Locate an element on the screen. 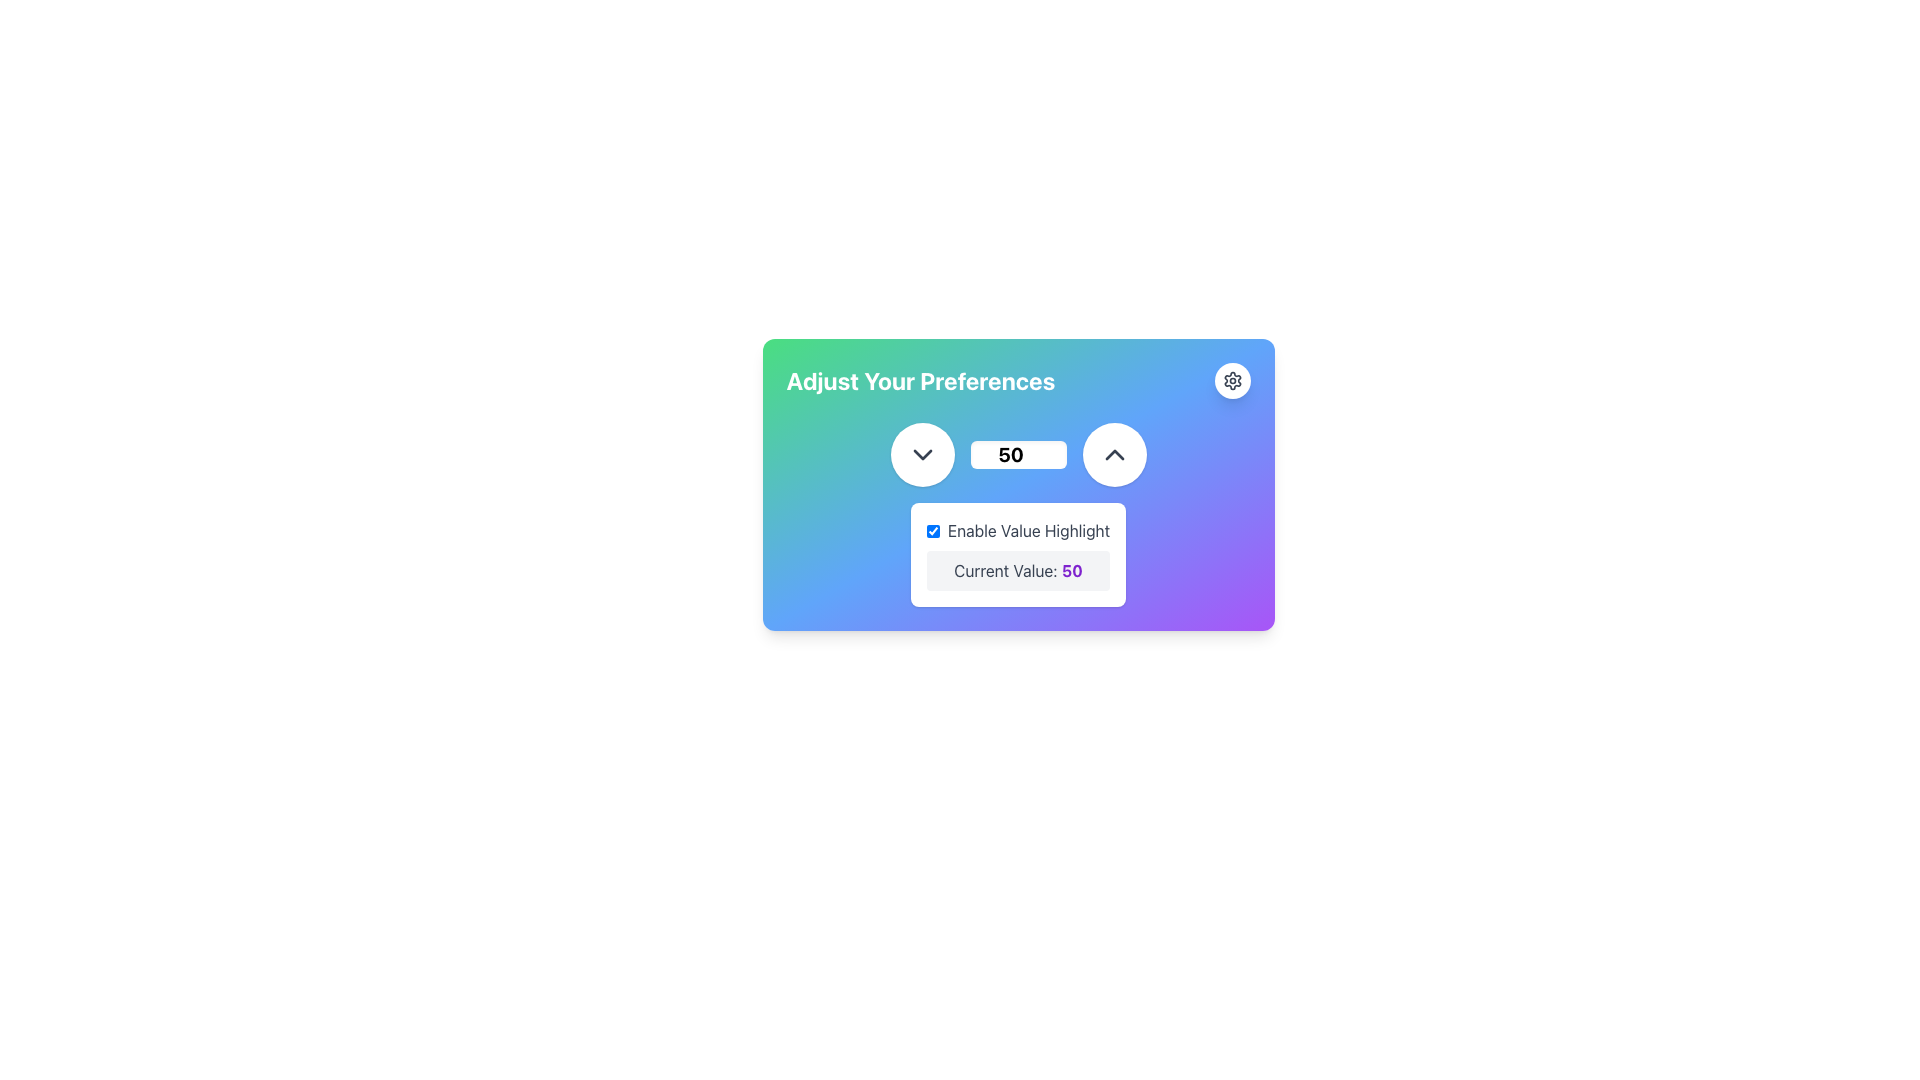 The width and height of the screenshot is (1920, 1080). the label displaying 'Enable Value Highlight' which is adjacent to a checkbox in the bottom-center area of the 'Adjust Your Preferences' card is located at coordinates (1028, 530).